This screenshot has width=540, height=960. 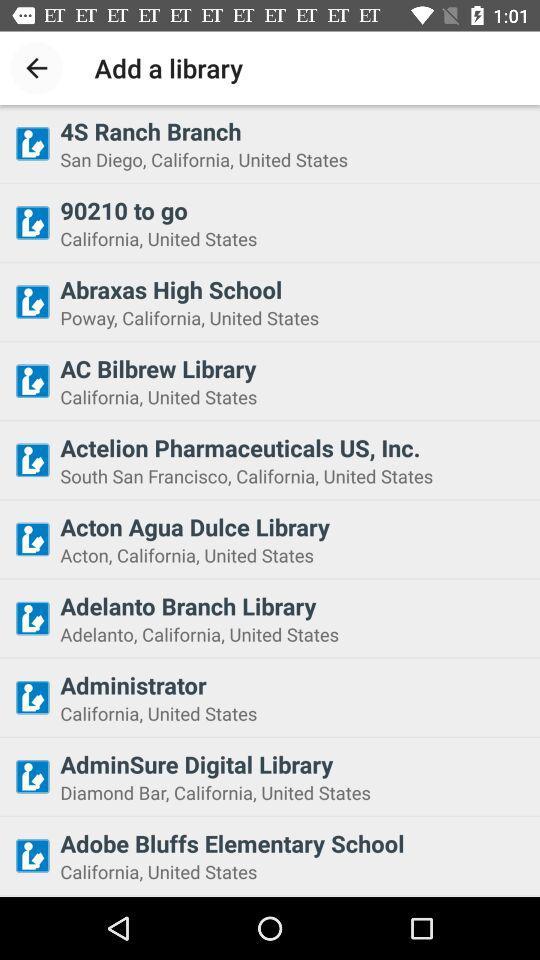 I want to click on item above the california, united states item, so click(x=293, y=842).